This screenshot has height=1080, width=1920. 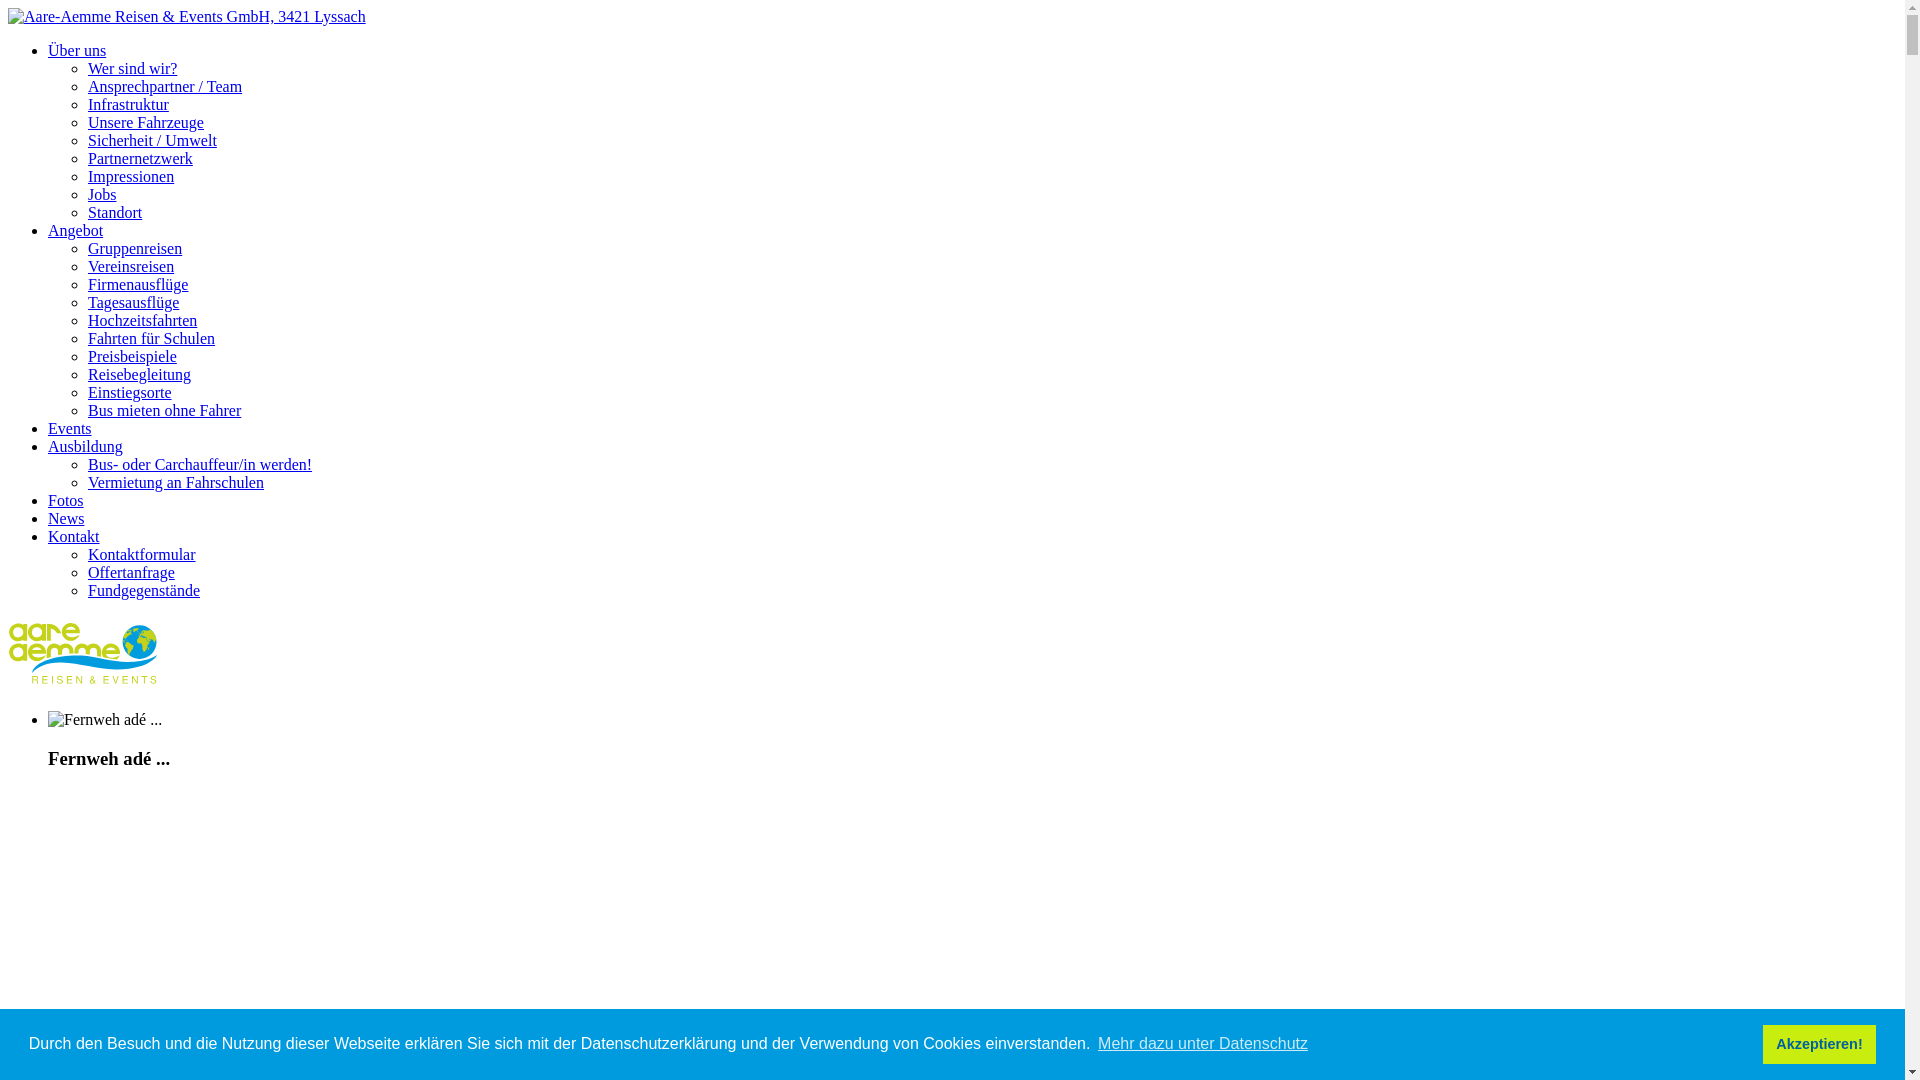 What do you see at coordinates (1819, 1043) in the screenshot?
I see `'Akzeptieren!'` at bounding box center [1819, 1043].